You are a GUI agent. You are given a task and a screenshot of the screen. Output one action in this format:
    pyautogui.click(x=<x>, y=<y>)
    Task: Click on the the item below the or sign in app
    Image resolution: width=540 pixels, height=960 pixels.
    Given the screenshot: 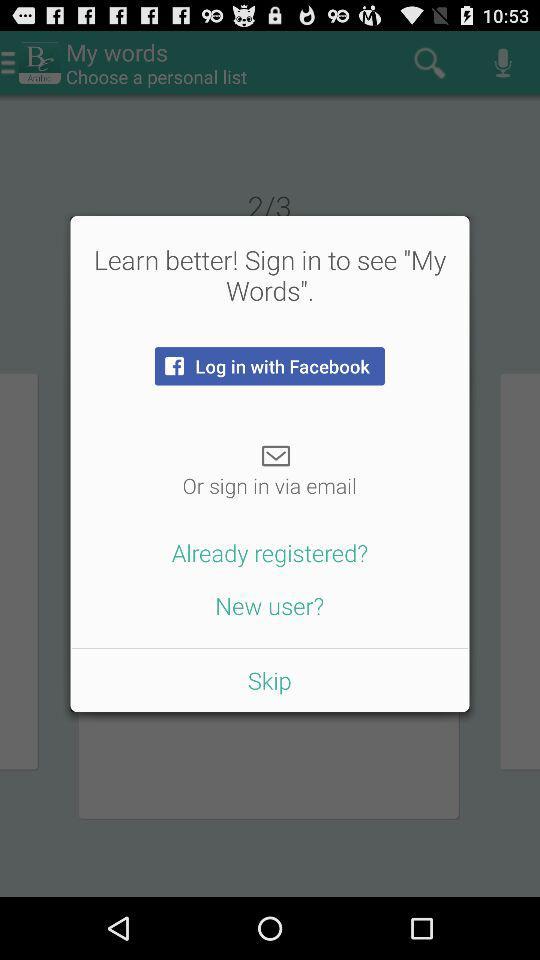 What is the action you would take?
    pyautogui.click(x=270, y=552)
    